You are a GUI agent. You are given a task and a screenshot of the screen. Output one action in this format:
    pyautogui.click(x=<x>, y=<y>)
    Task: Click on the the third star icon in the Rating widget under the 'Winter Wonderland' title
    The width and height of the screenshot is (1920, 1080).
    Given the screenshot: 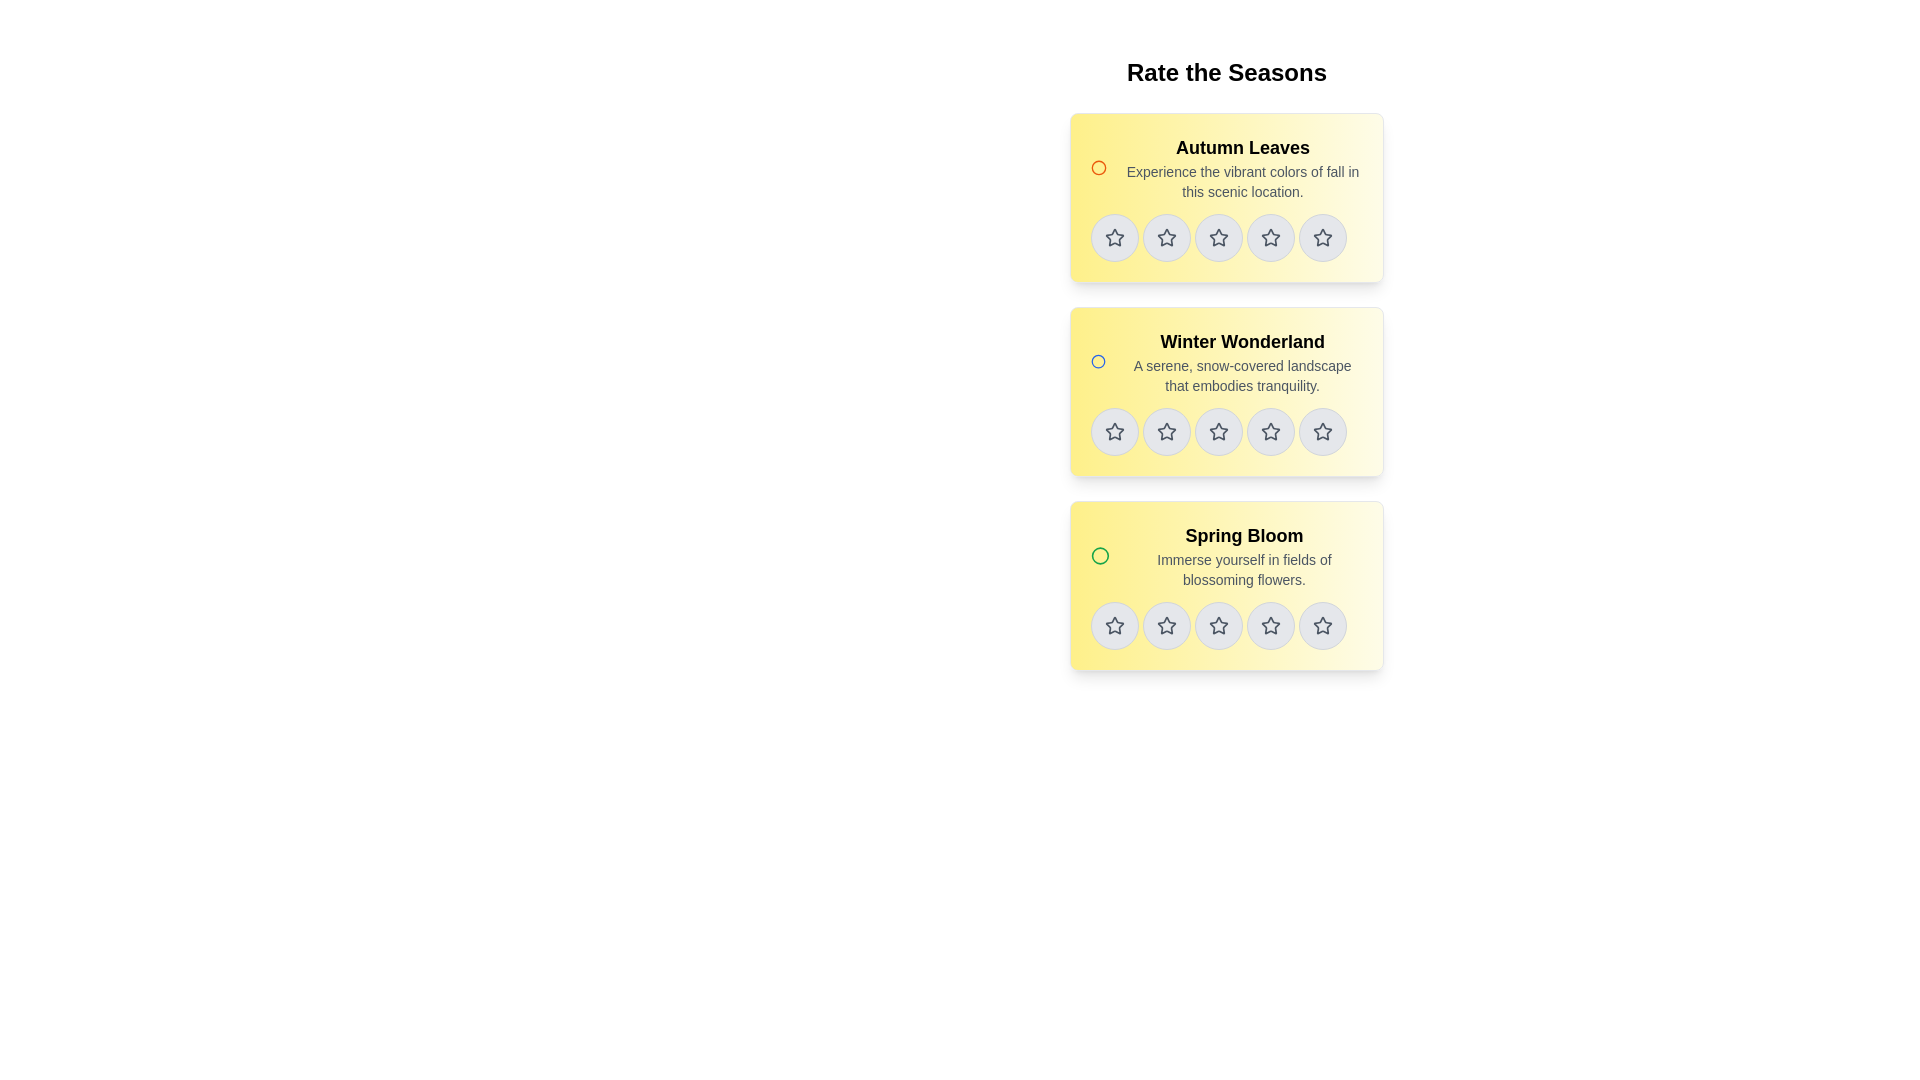 What is the action you would take?
    pyautogui.click(x=1226, y=431)
    